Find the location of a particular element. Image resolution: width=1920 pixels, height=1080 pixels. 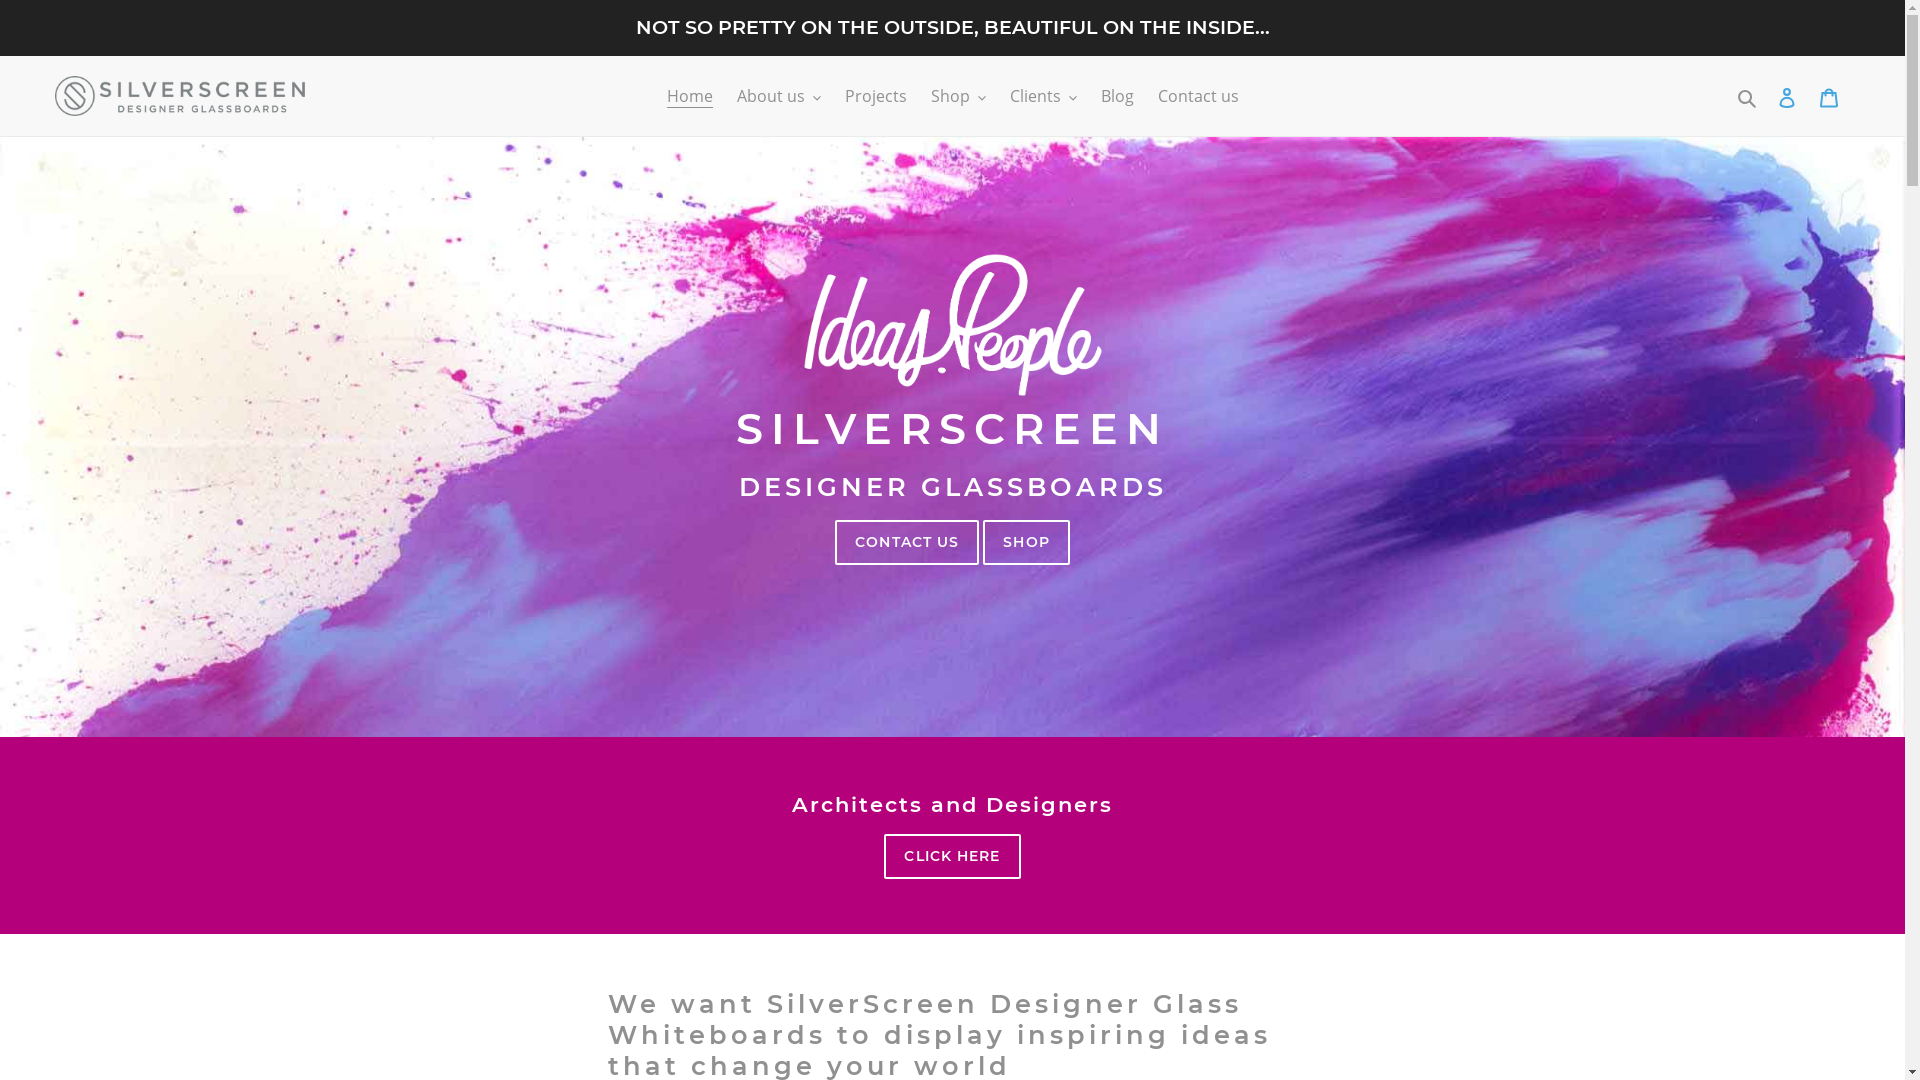

'Blog' is located at coordinates (1115, 96).